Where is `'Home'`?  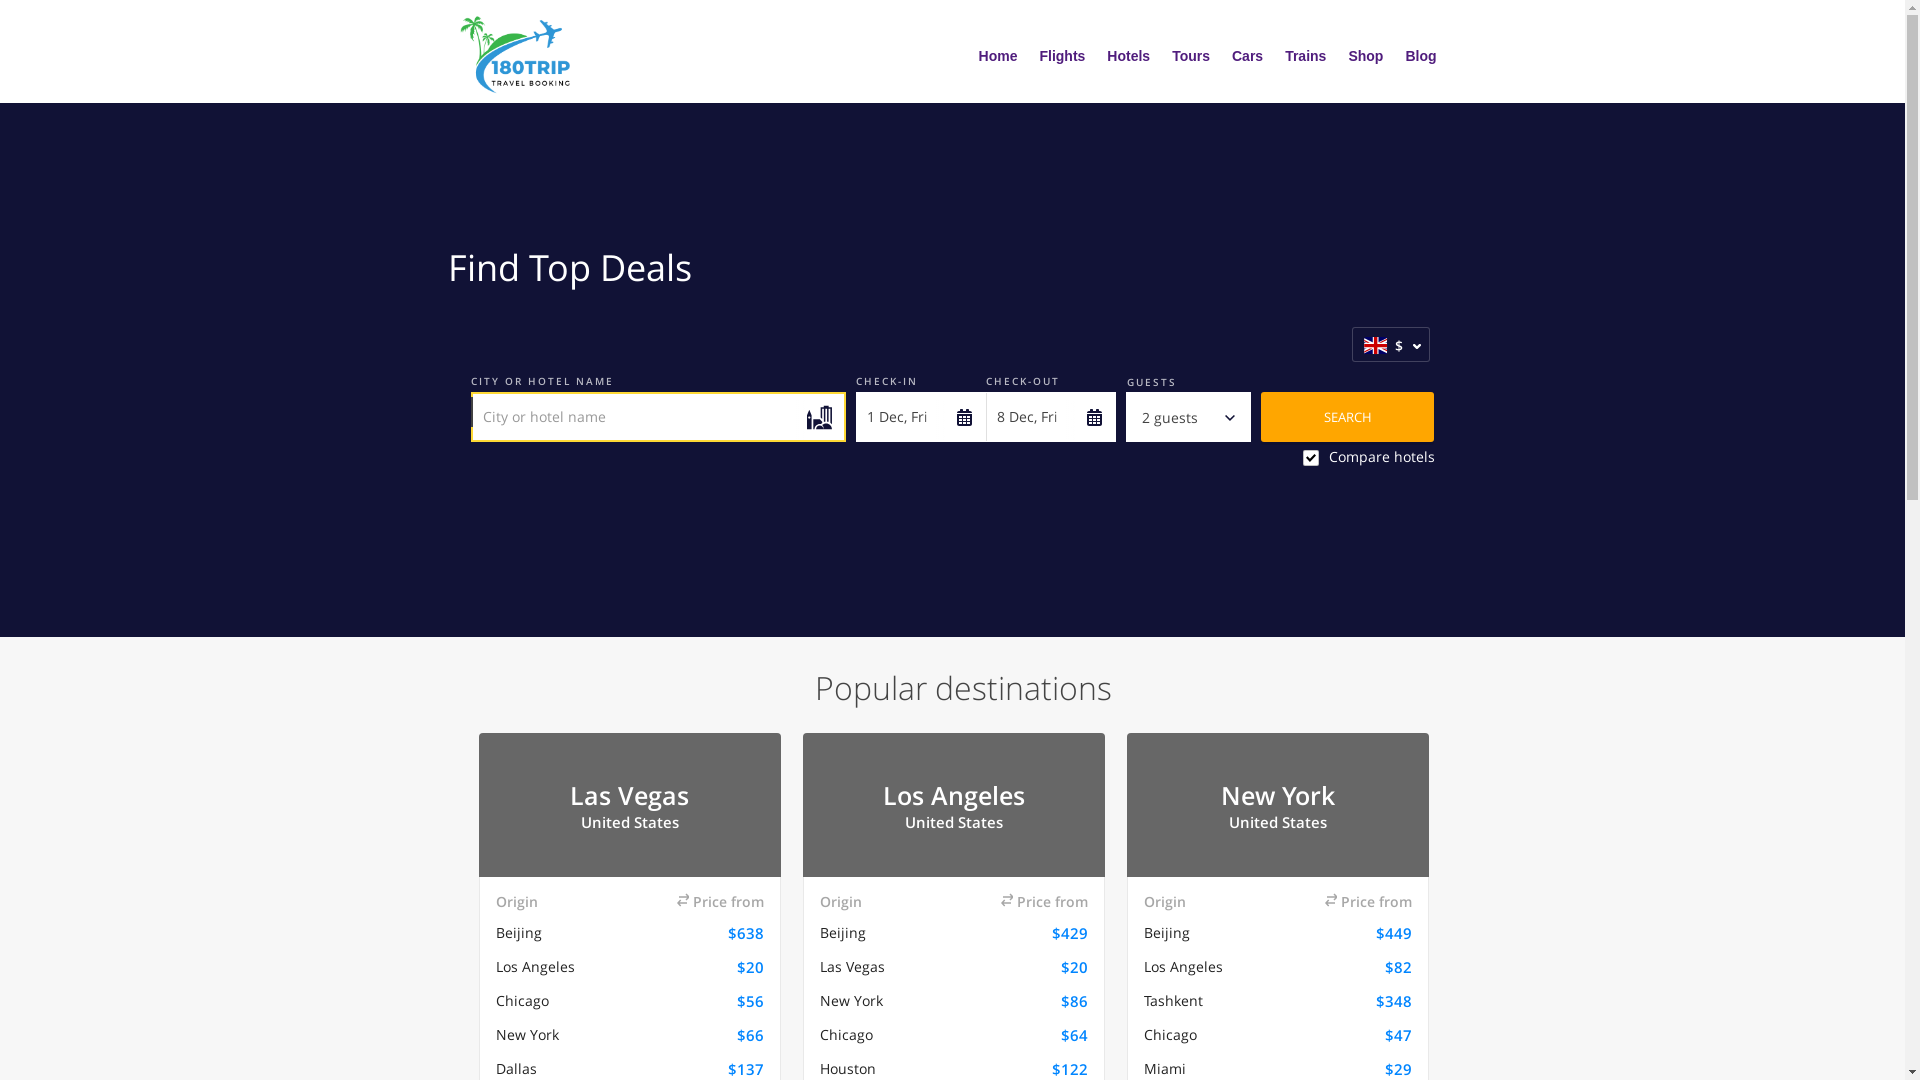 'Home' is located at coordinates (998, 56).